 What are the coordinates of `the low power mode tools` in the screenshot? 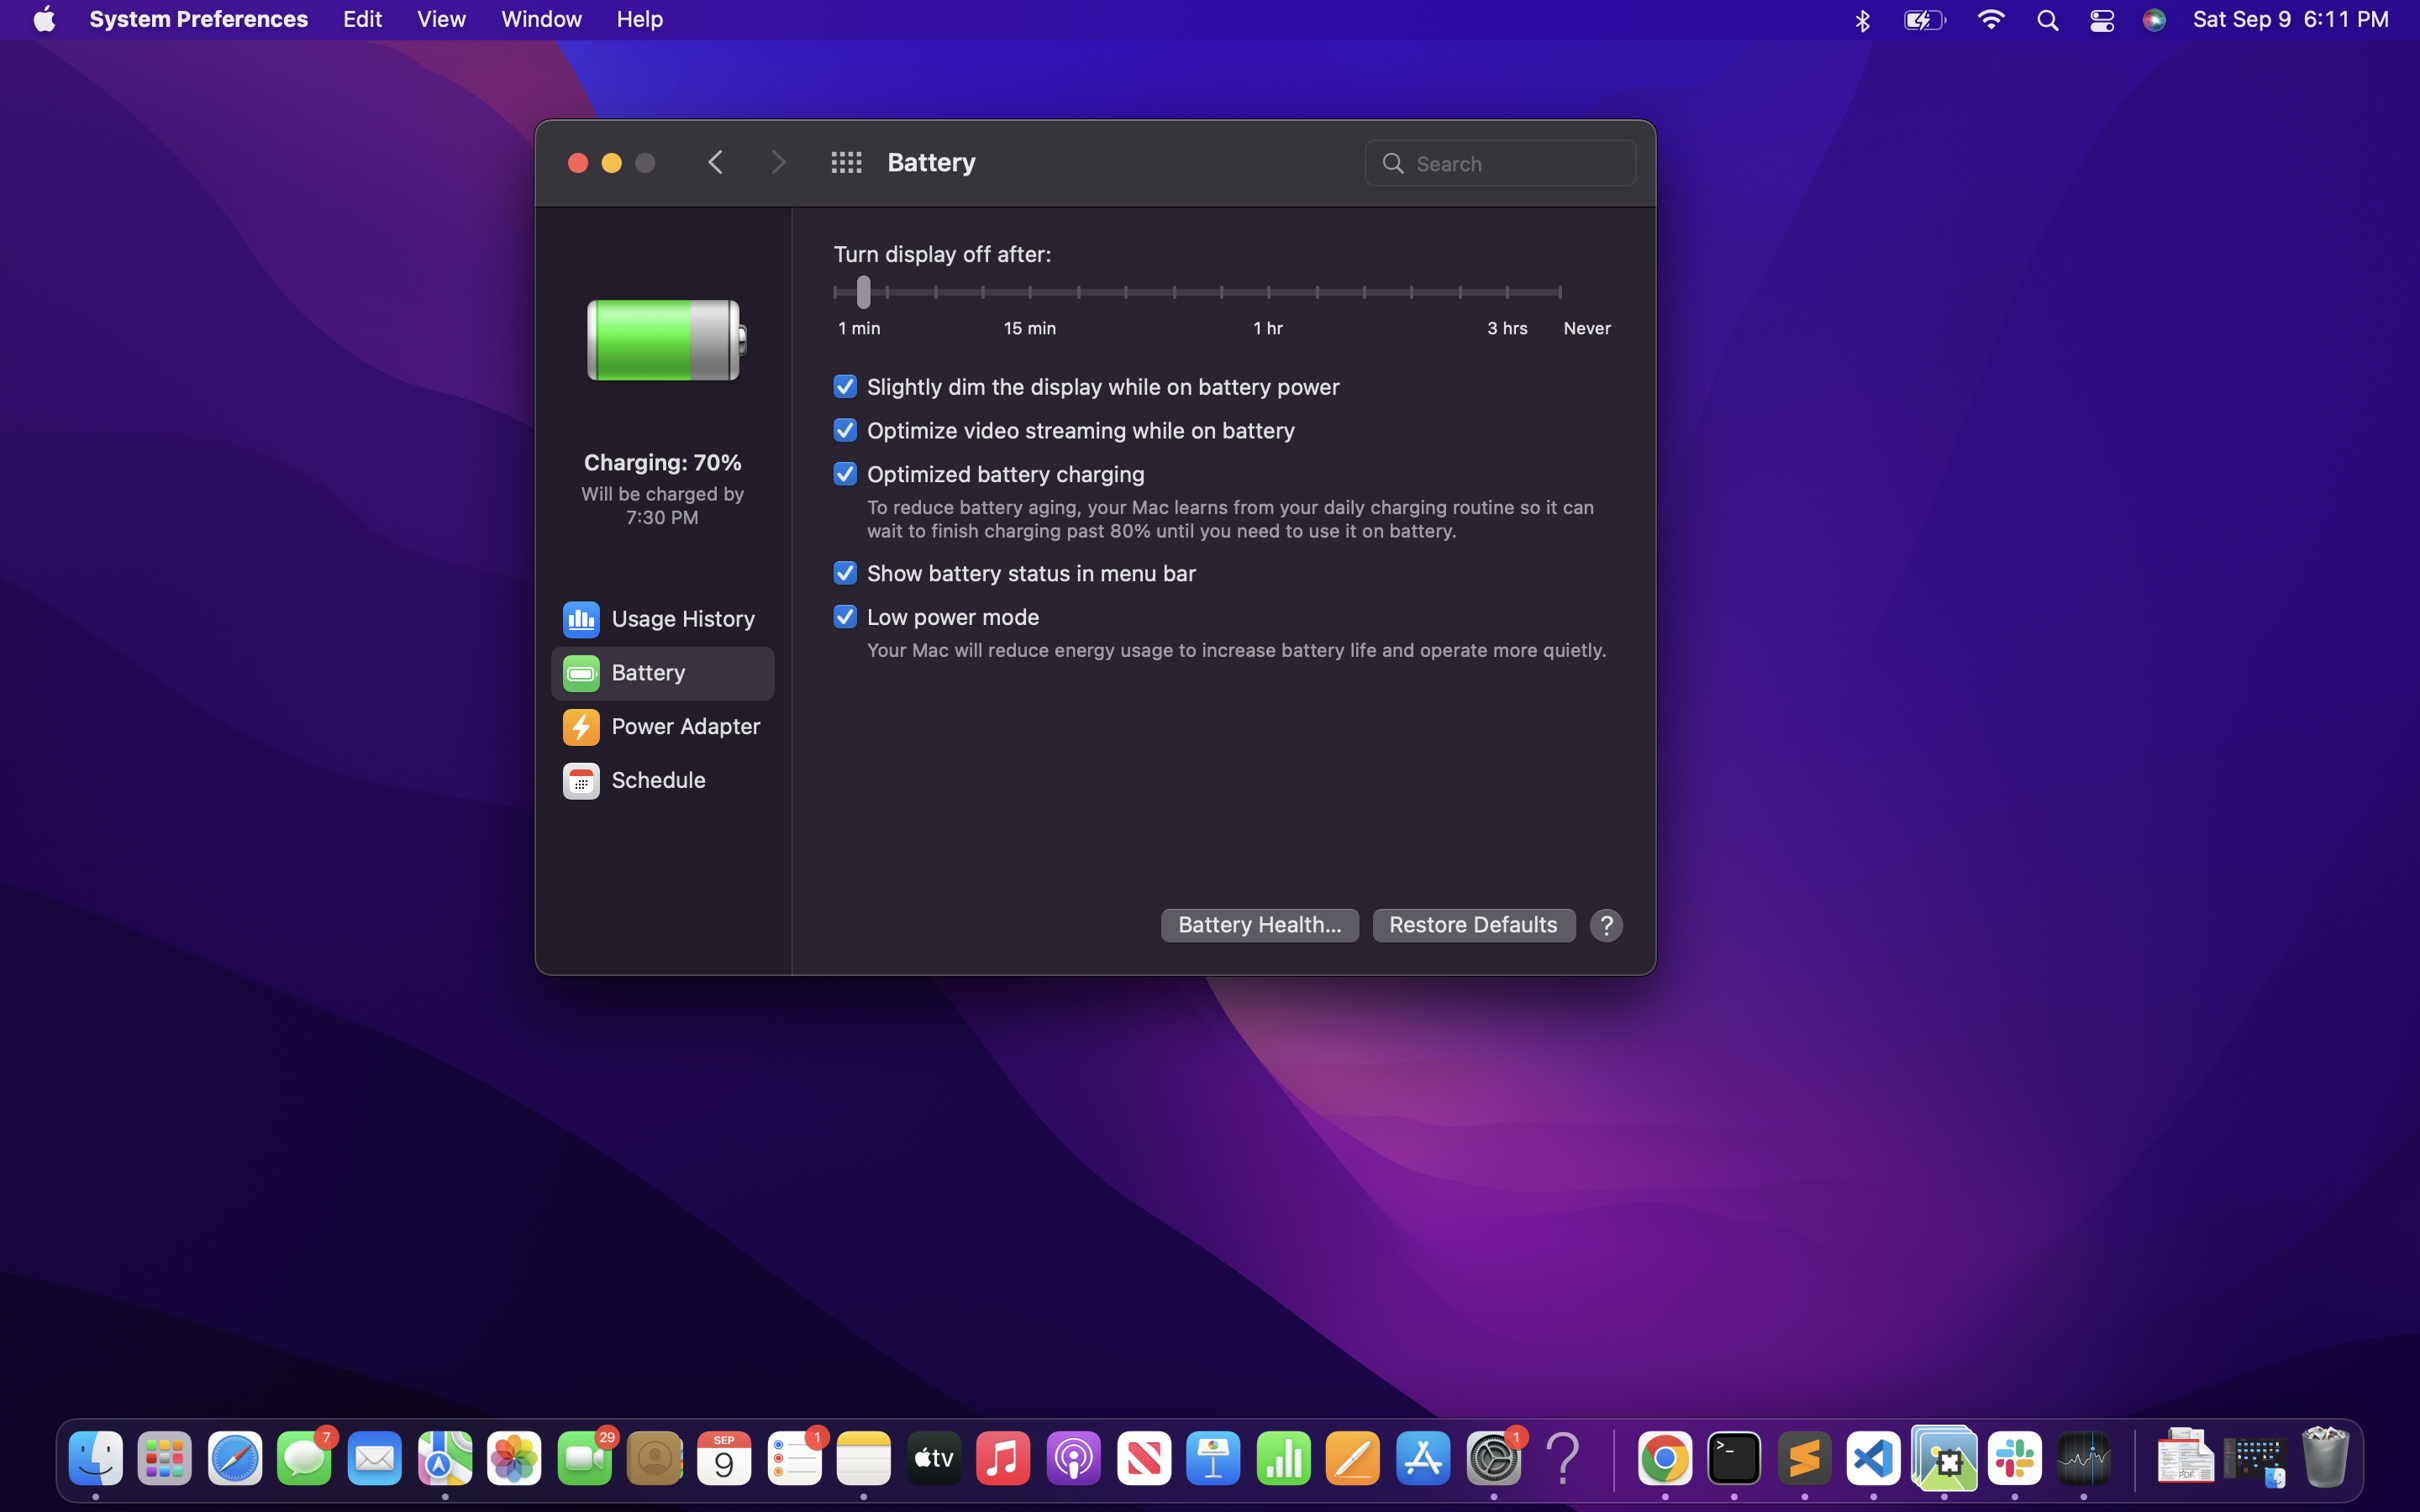 It's located at (936, 615).